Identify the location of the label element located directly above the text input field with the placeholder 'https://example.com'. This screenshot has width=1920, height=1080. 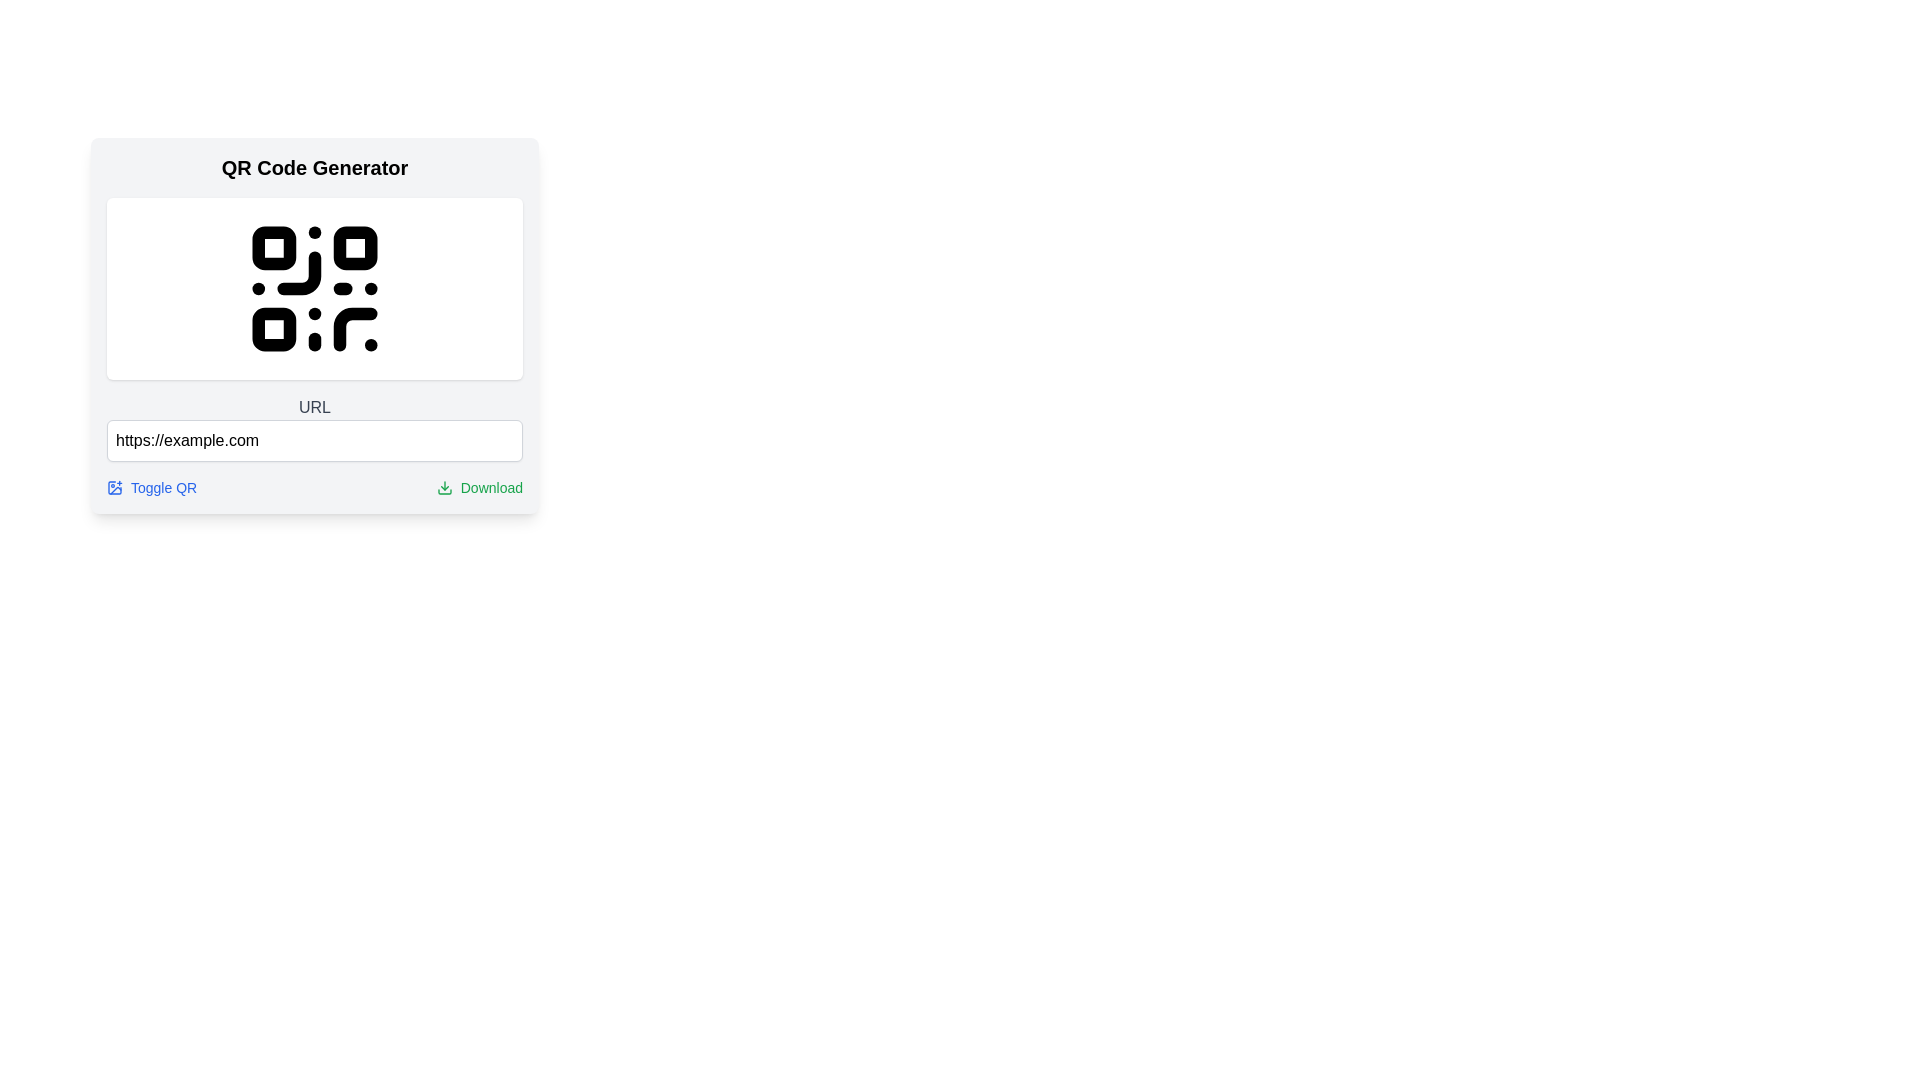
(314, 407).